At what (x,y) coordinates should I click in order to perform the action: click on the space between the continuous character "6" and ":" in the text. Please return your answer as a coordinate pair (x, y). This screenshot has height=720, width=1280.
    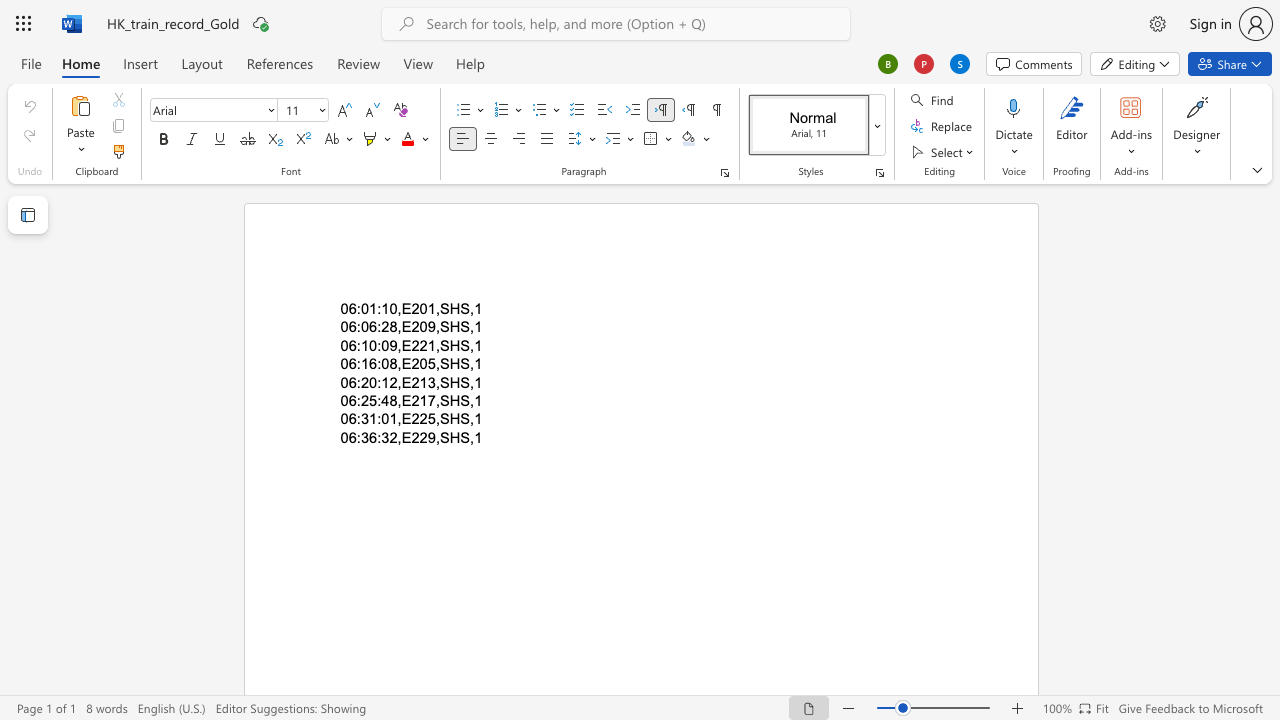
    Looking at the image, I should click on (355, 382).